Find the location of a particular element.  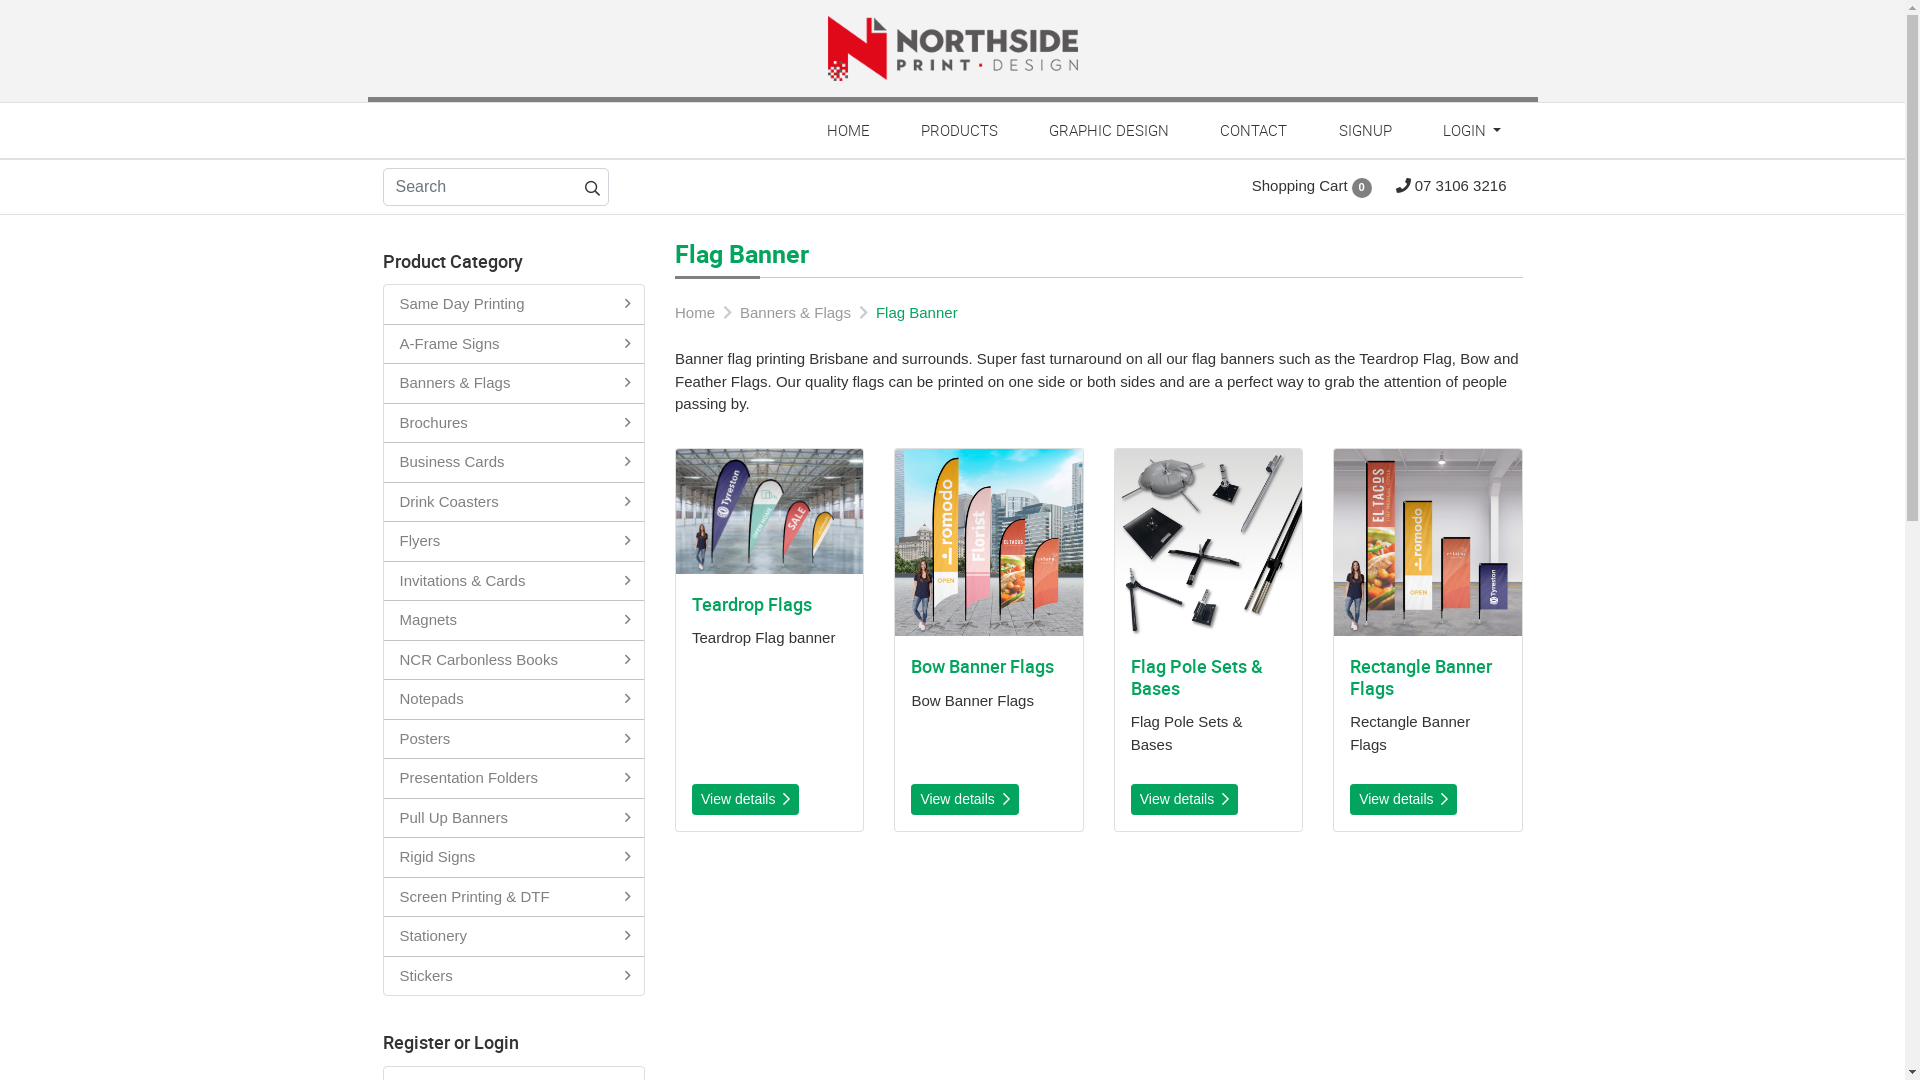

'Stationery' is located at coordinates (514, 936).